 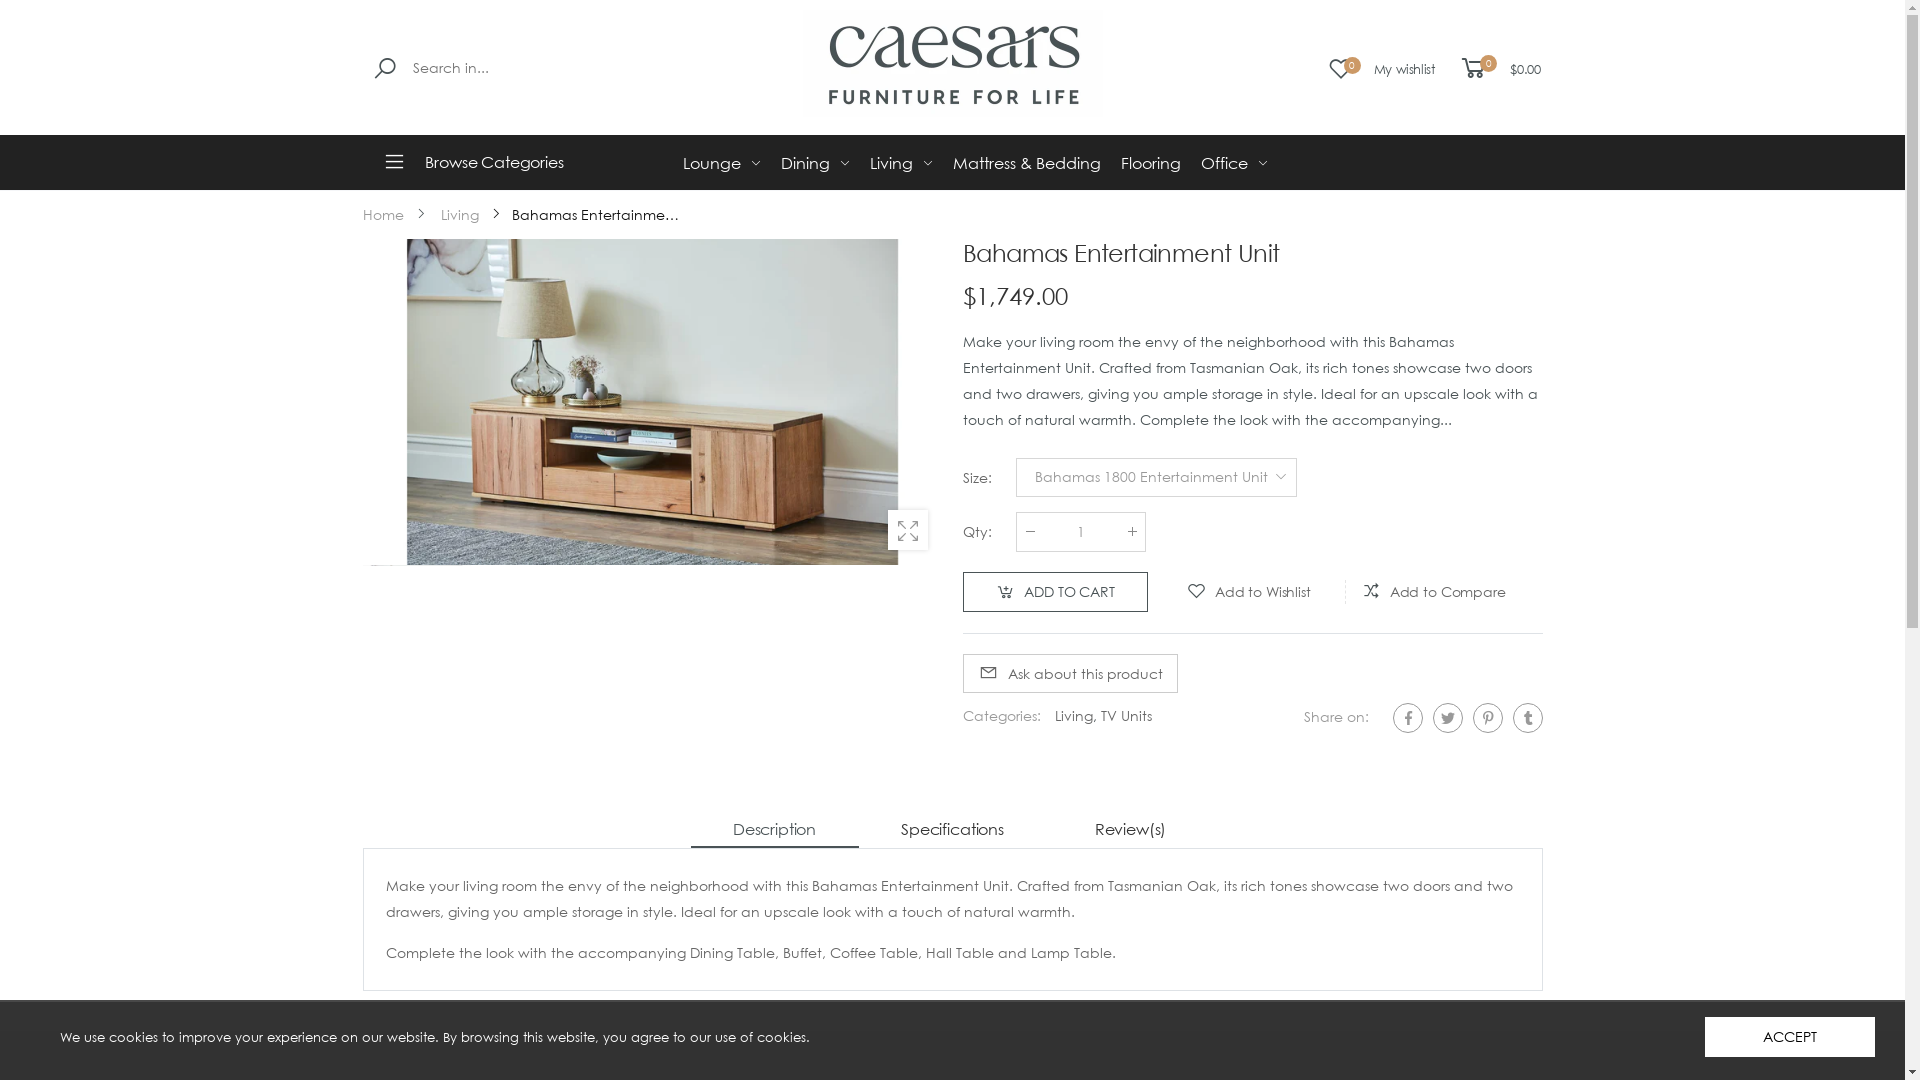 I want to click on 'Mattress & Bedding', so click(x=1026, y=161).